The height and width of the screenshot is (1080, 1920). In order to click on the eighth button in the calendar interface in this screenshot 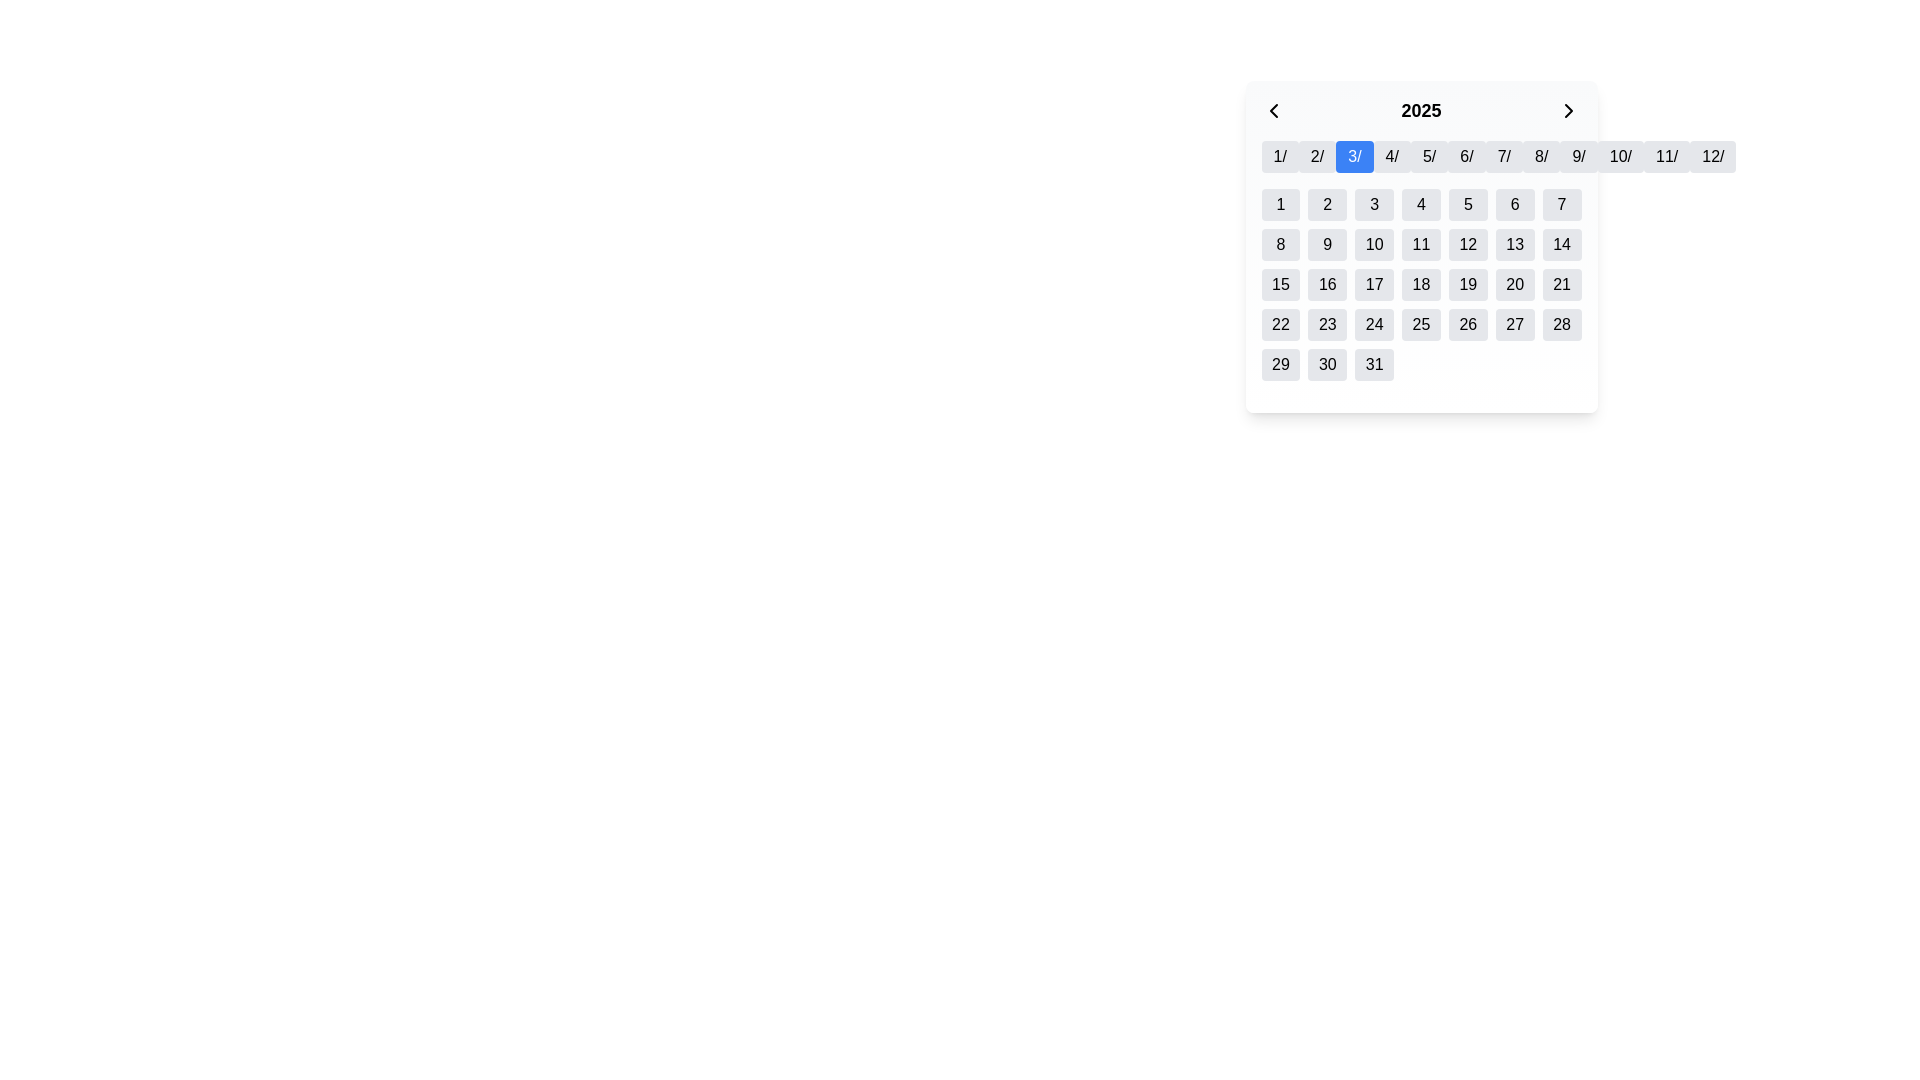, I will do `click(1540, 156)`.